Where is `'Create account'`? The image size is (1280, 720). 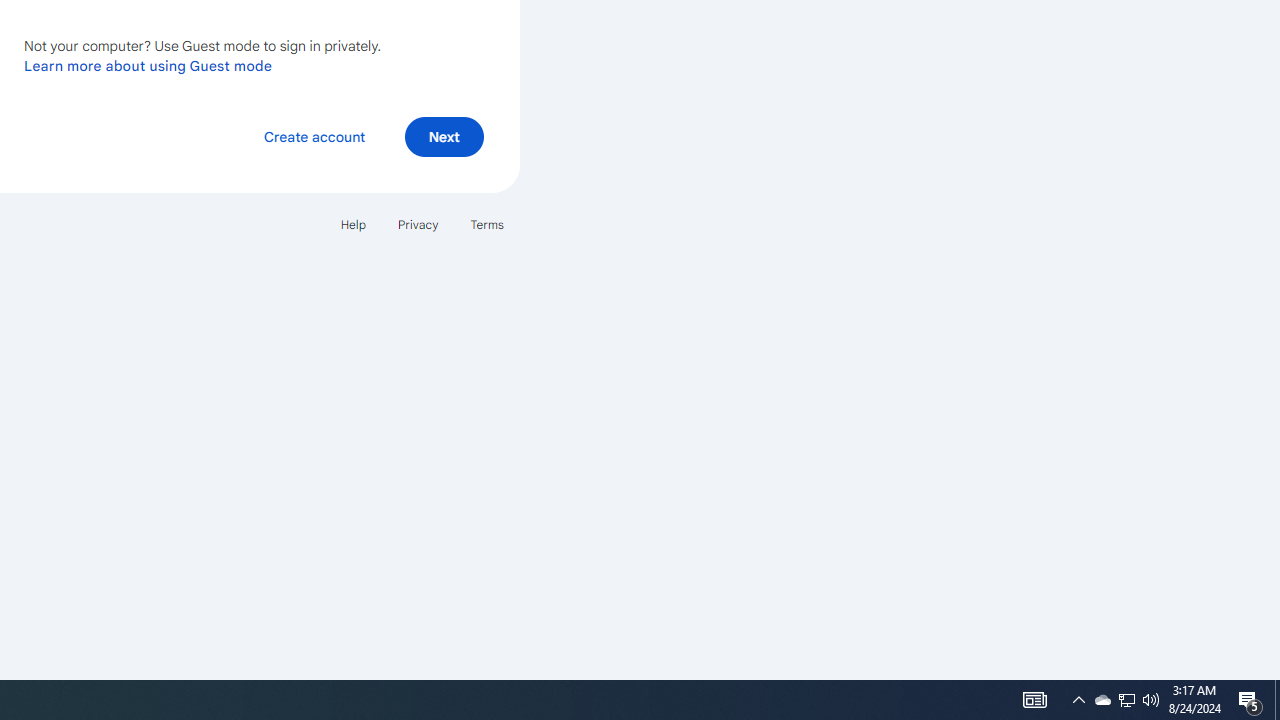
'Create account' is located at coordinates (313, 135).